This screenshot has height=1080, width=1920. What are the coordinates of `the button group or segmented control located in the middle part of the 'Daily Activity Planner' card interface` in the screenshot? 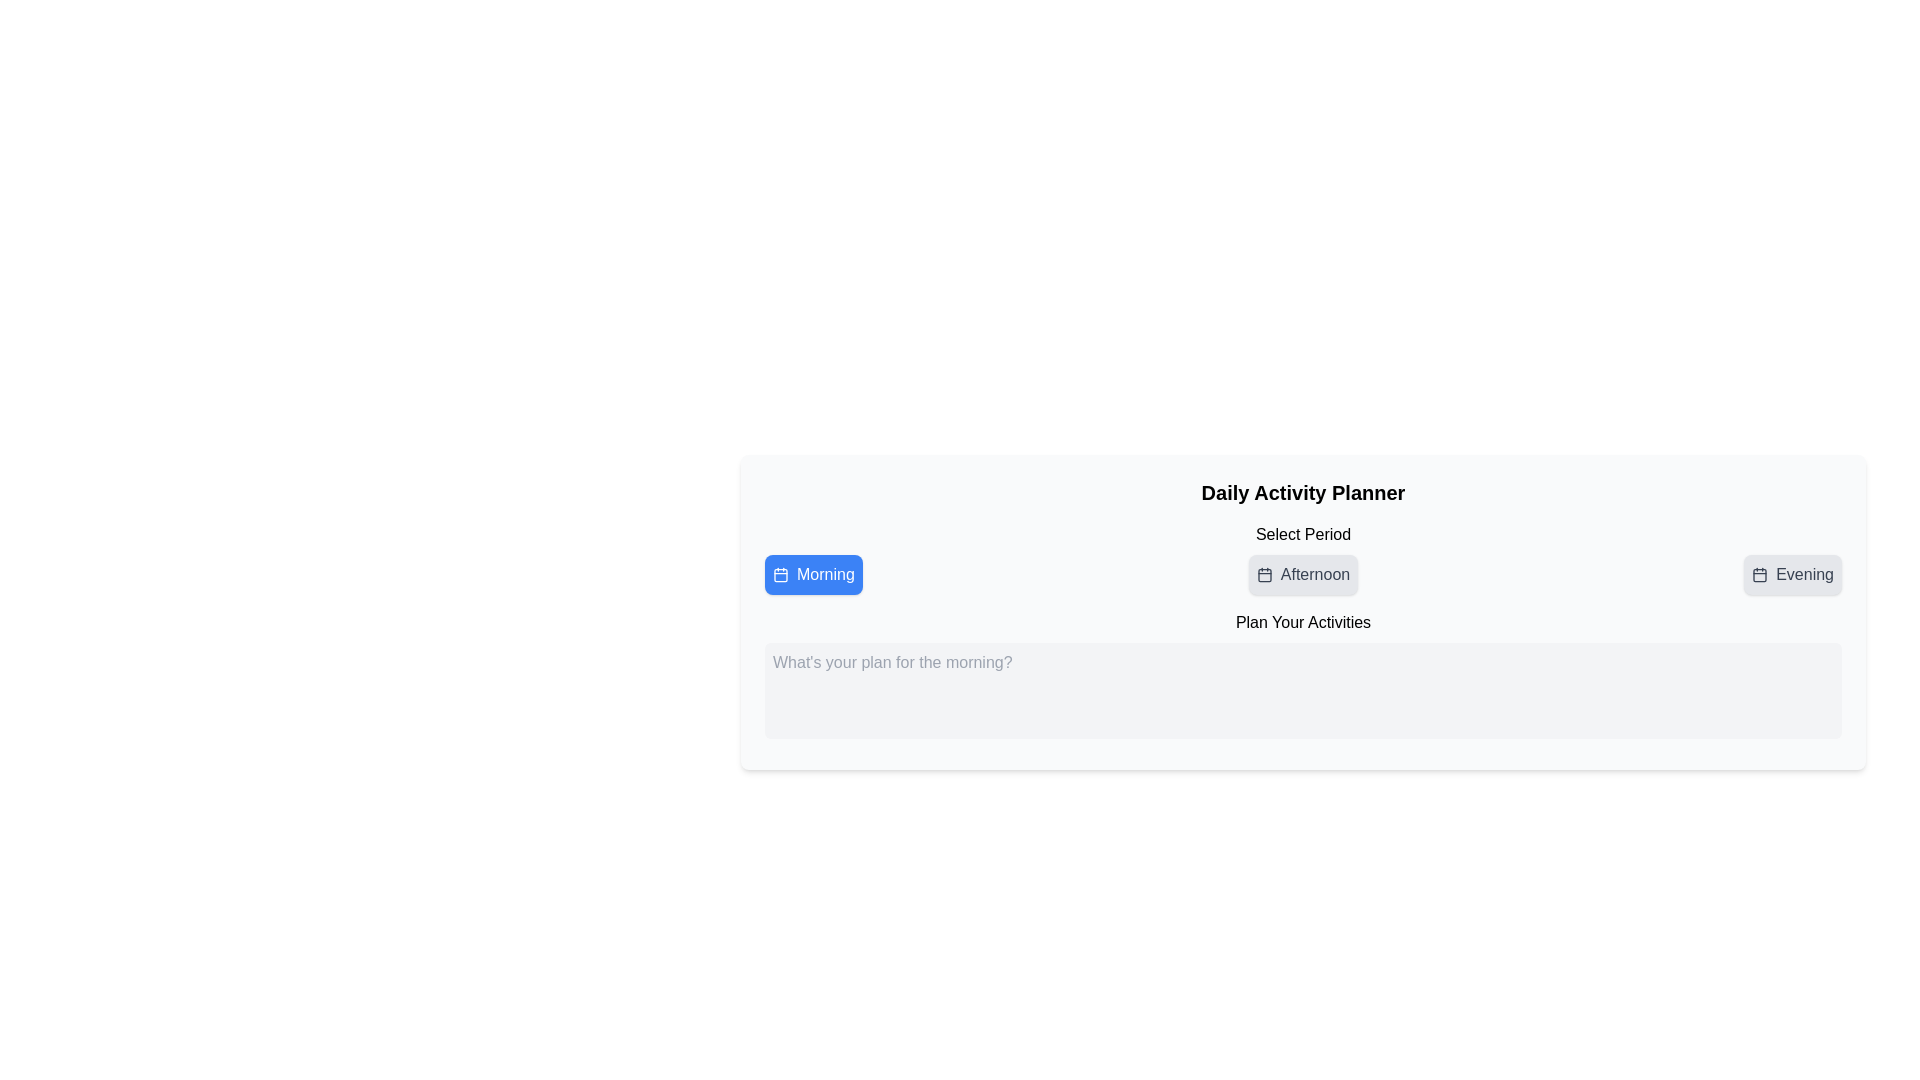 It's located at (1303, 559).